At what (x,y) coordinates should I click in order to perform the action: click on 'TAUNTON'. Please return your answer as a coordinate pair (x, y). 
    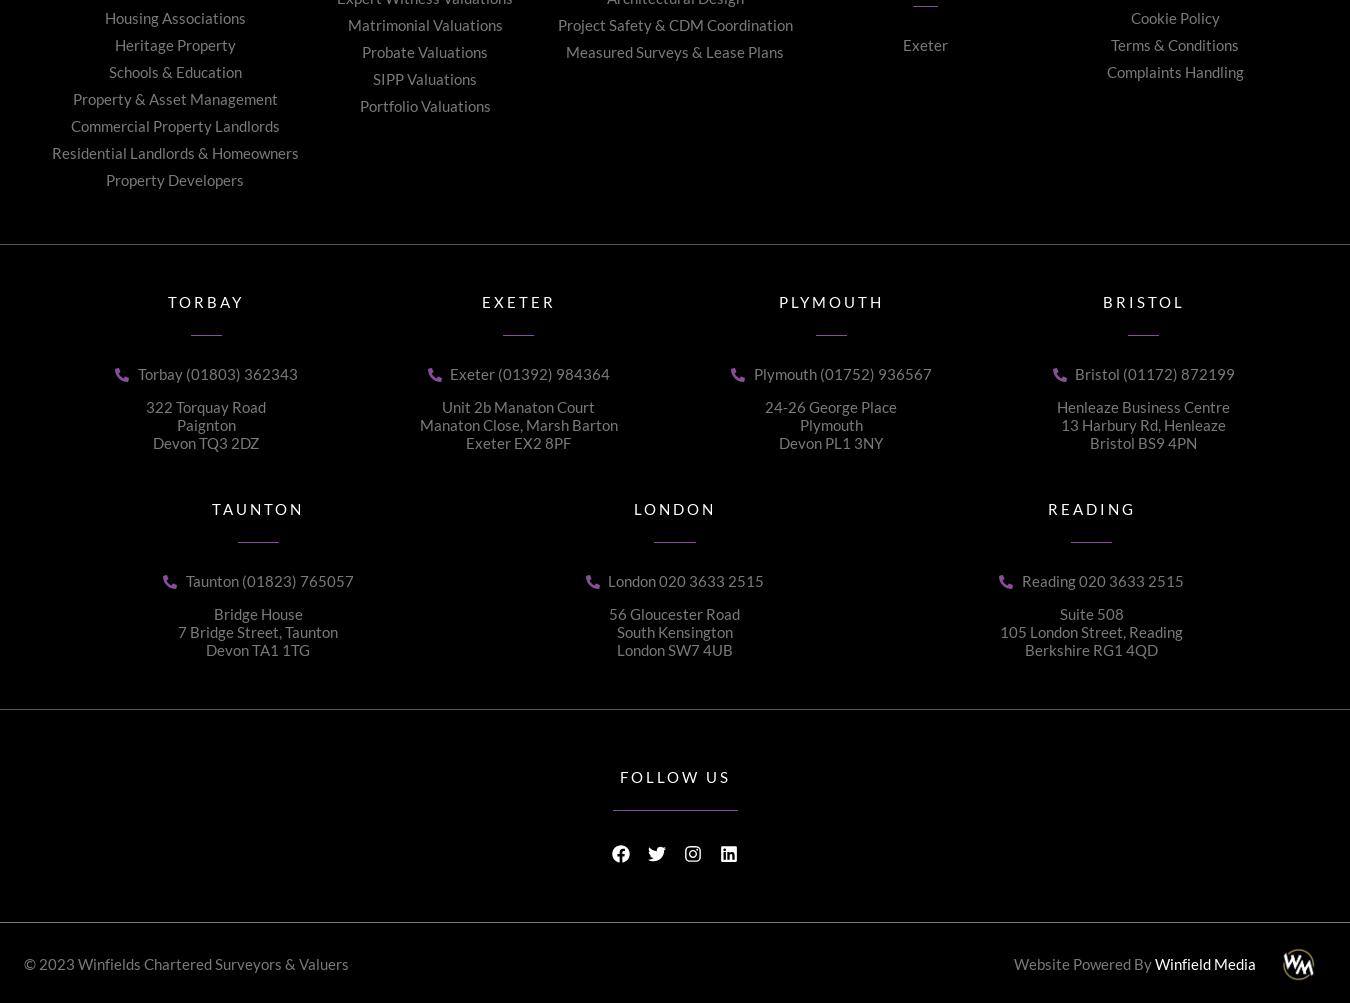
    Looking at the image, I should click on (211, 508).